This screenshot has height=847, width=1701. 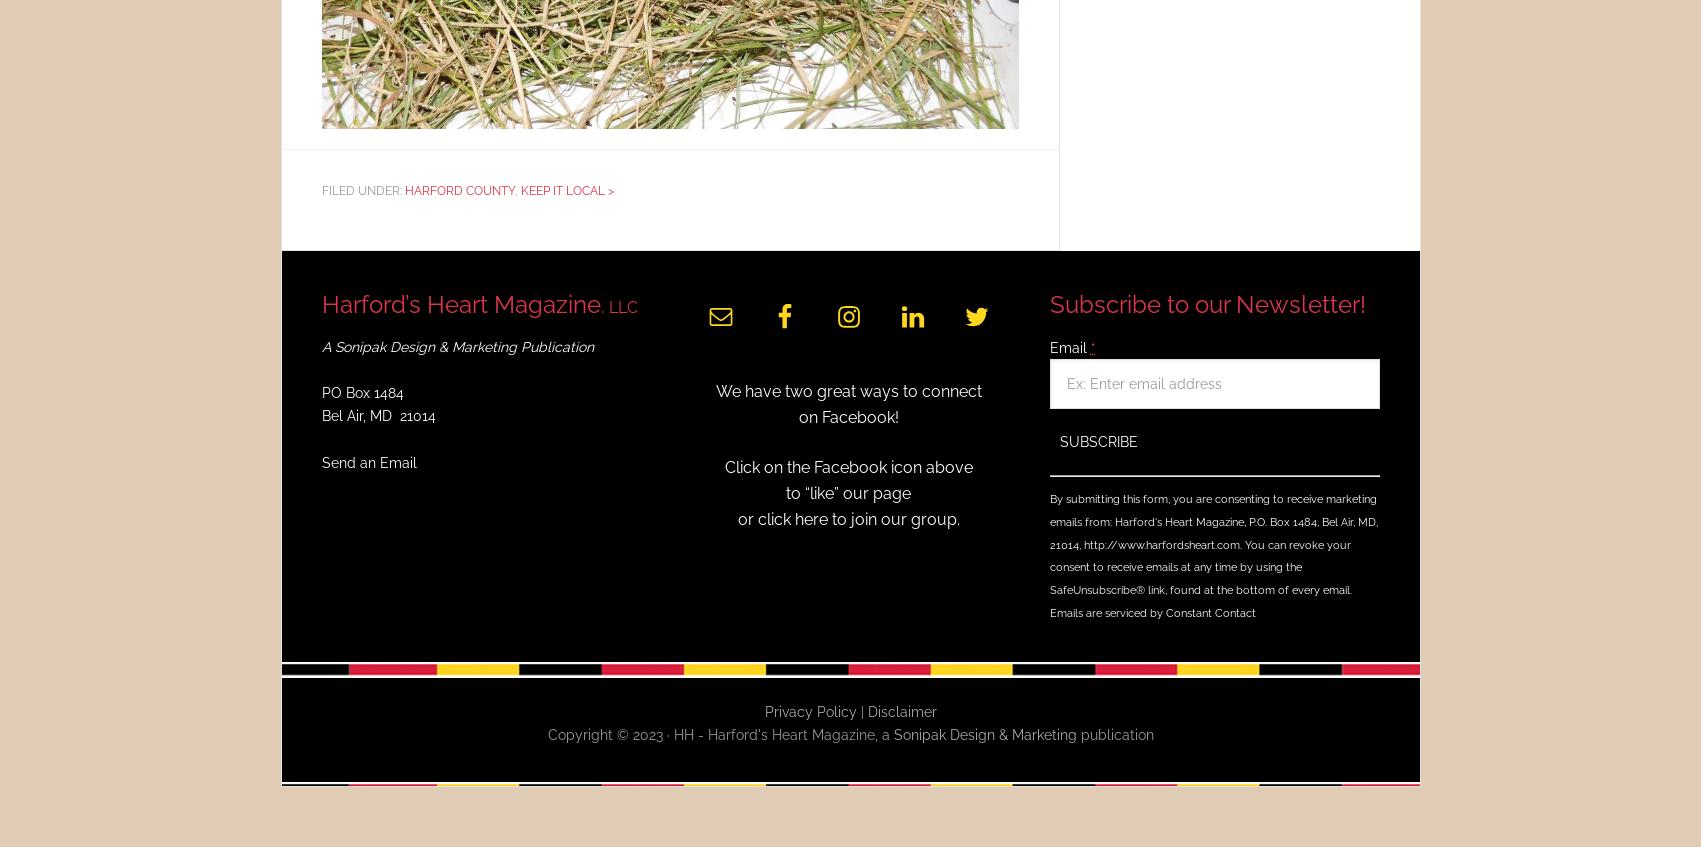 I want to click on 'on Facebook!', so click(x=797, y=415).